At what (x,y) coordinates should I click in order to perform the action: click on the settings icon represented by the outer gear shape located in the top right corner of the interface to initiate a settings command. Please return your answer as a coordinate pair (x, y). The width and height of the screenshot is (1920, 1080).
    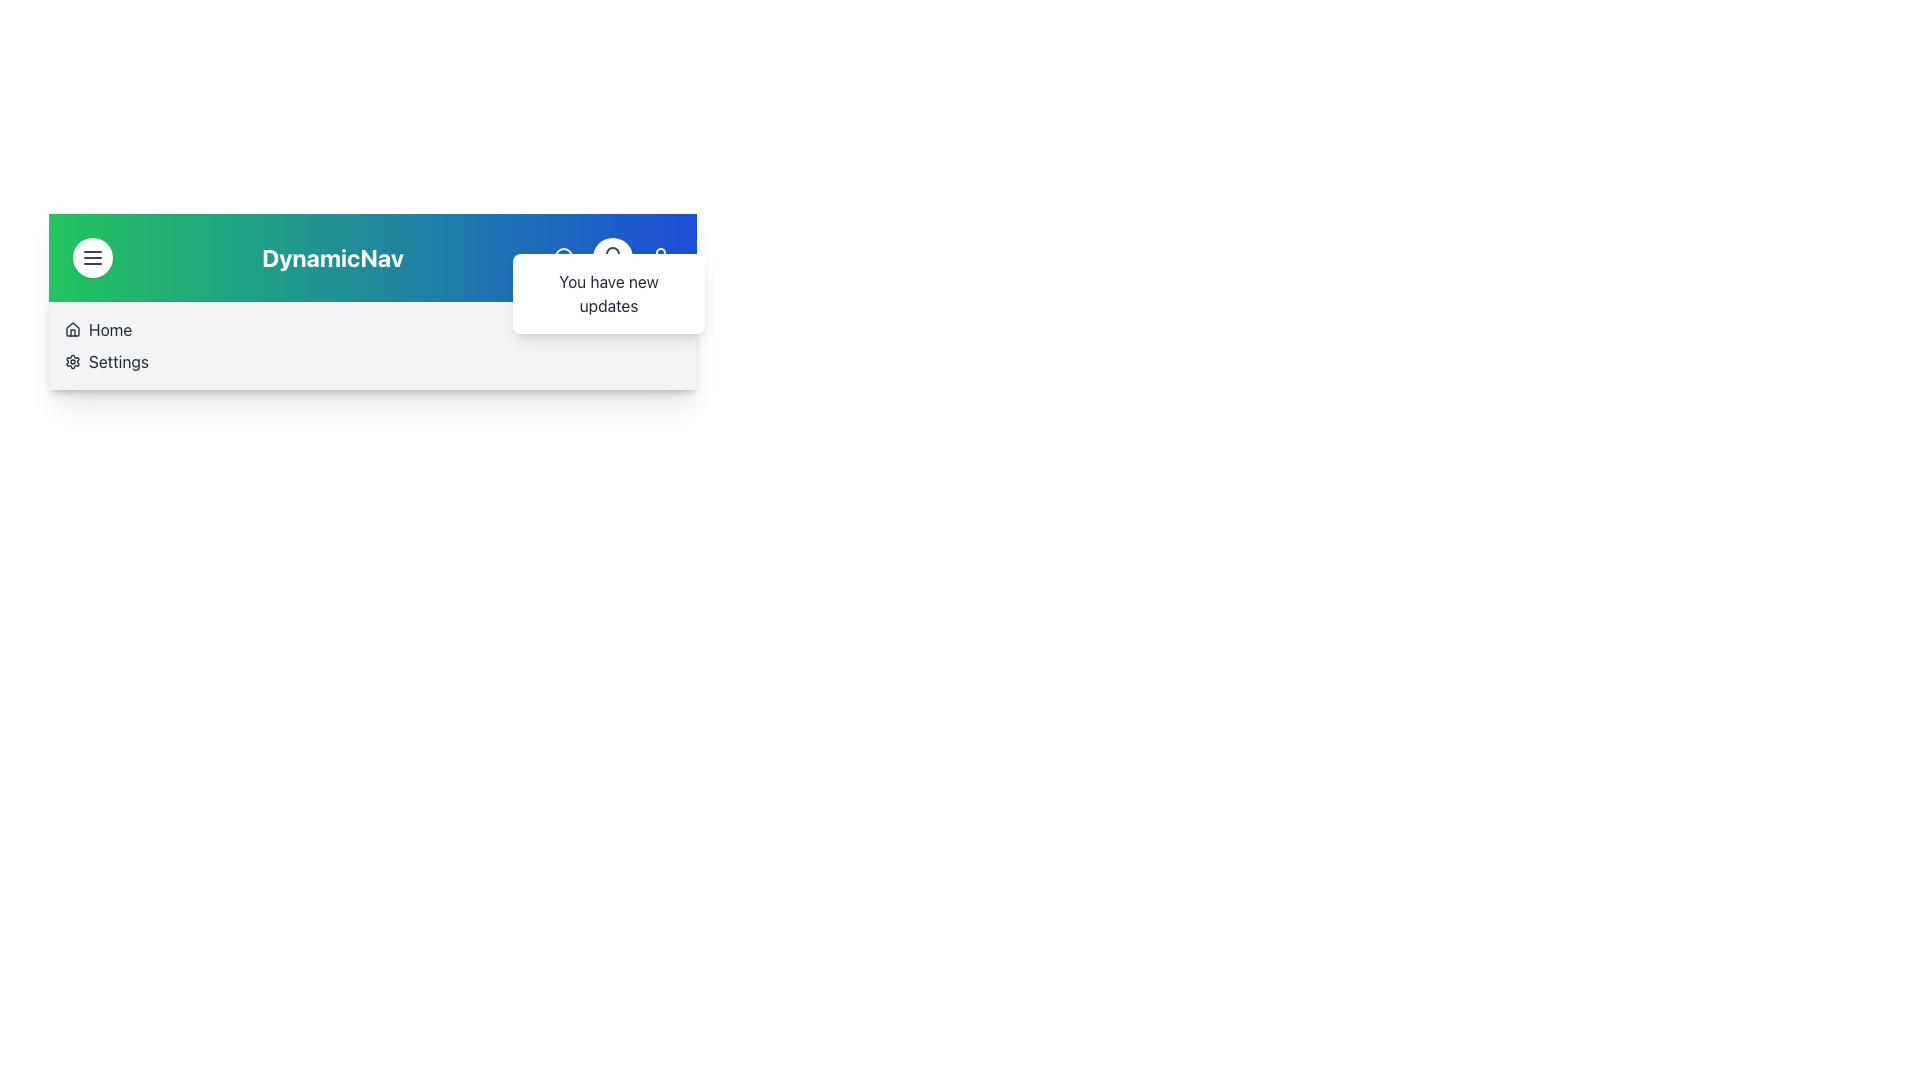
    Looking at the image, I should click on (72, 362).